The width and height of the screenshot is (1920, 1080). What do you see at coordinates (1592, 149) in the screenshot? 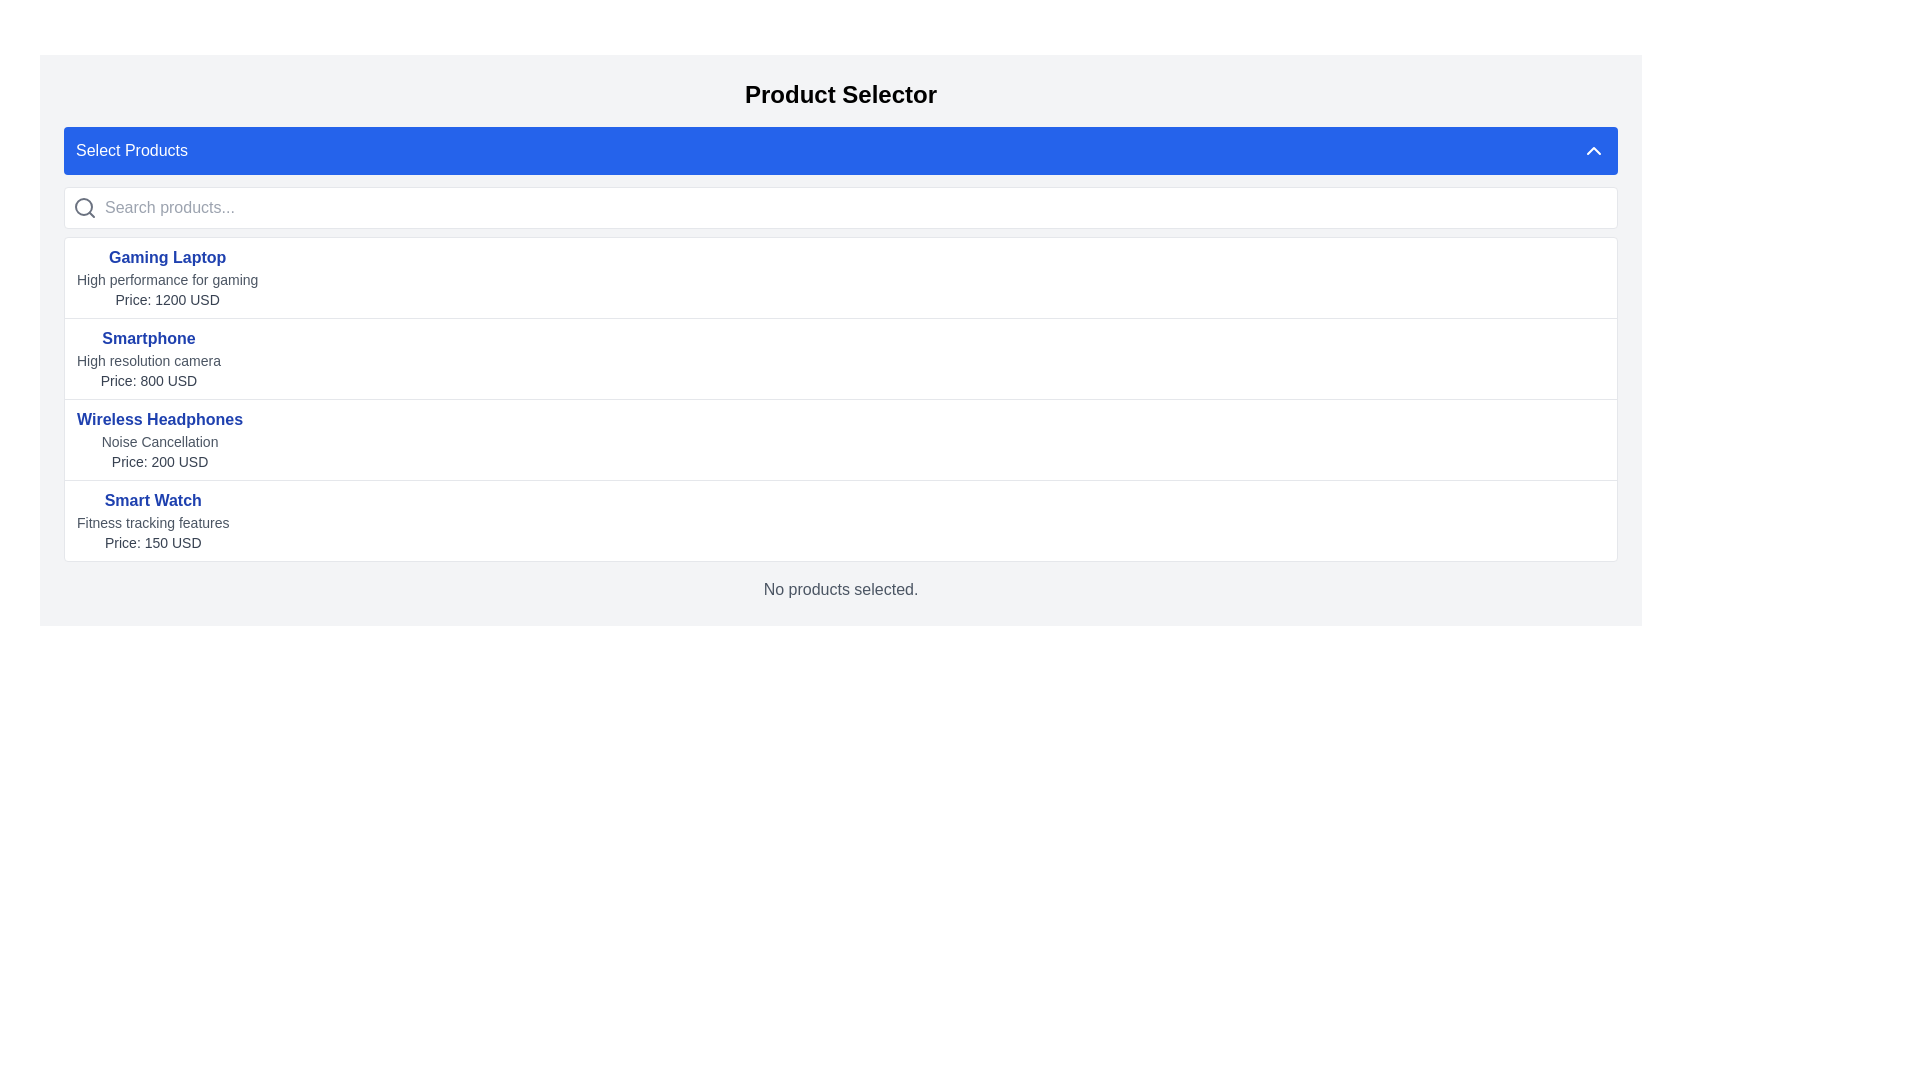
I see `the upward-pointing chevron icon (SVG) located at the top-right inside the blue horizontal bar labeled 'Select Products'` at bounding box center [1592, 149].